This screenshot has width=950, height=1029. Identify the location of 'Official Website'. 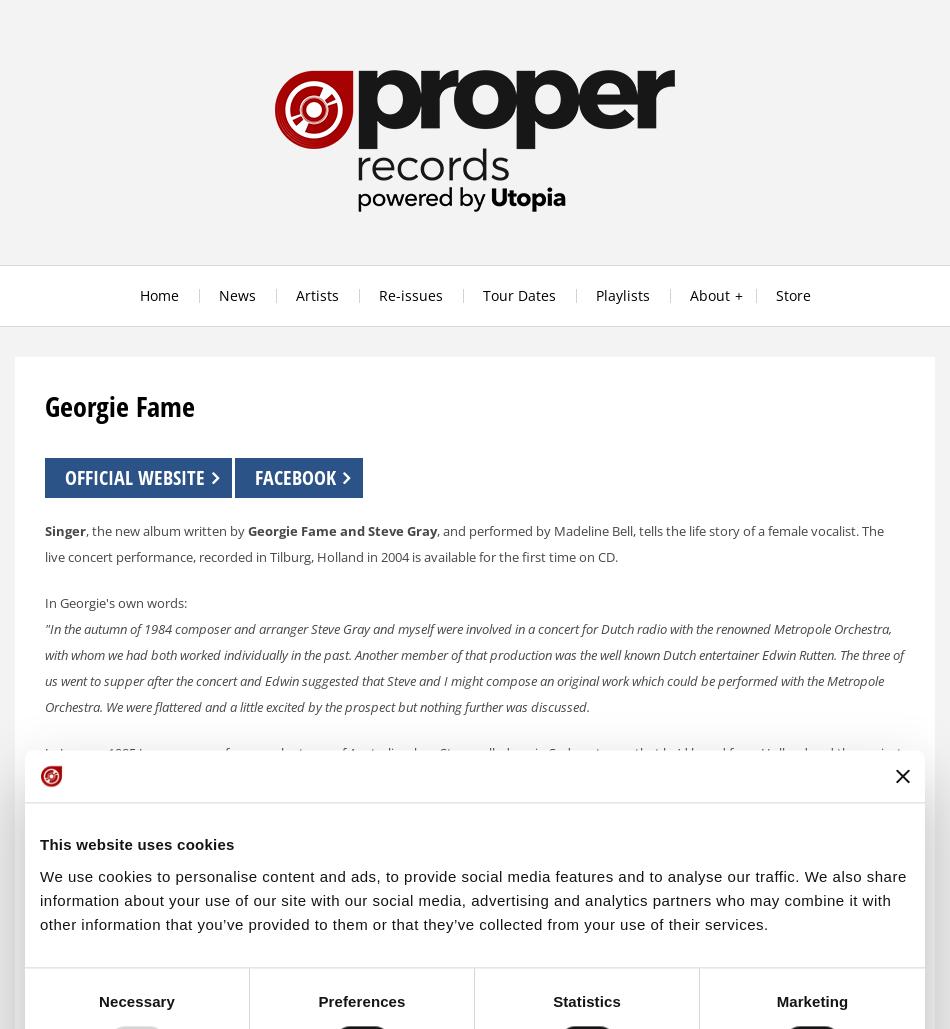
(64, 476).